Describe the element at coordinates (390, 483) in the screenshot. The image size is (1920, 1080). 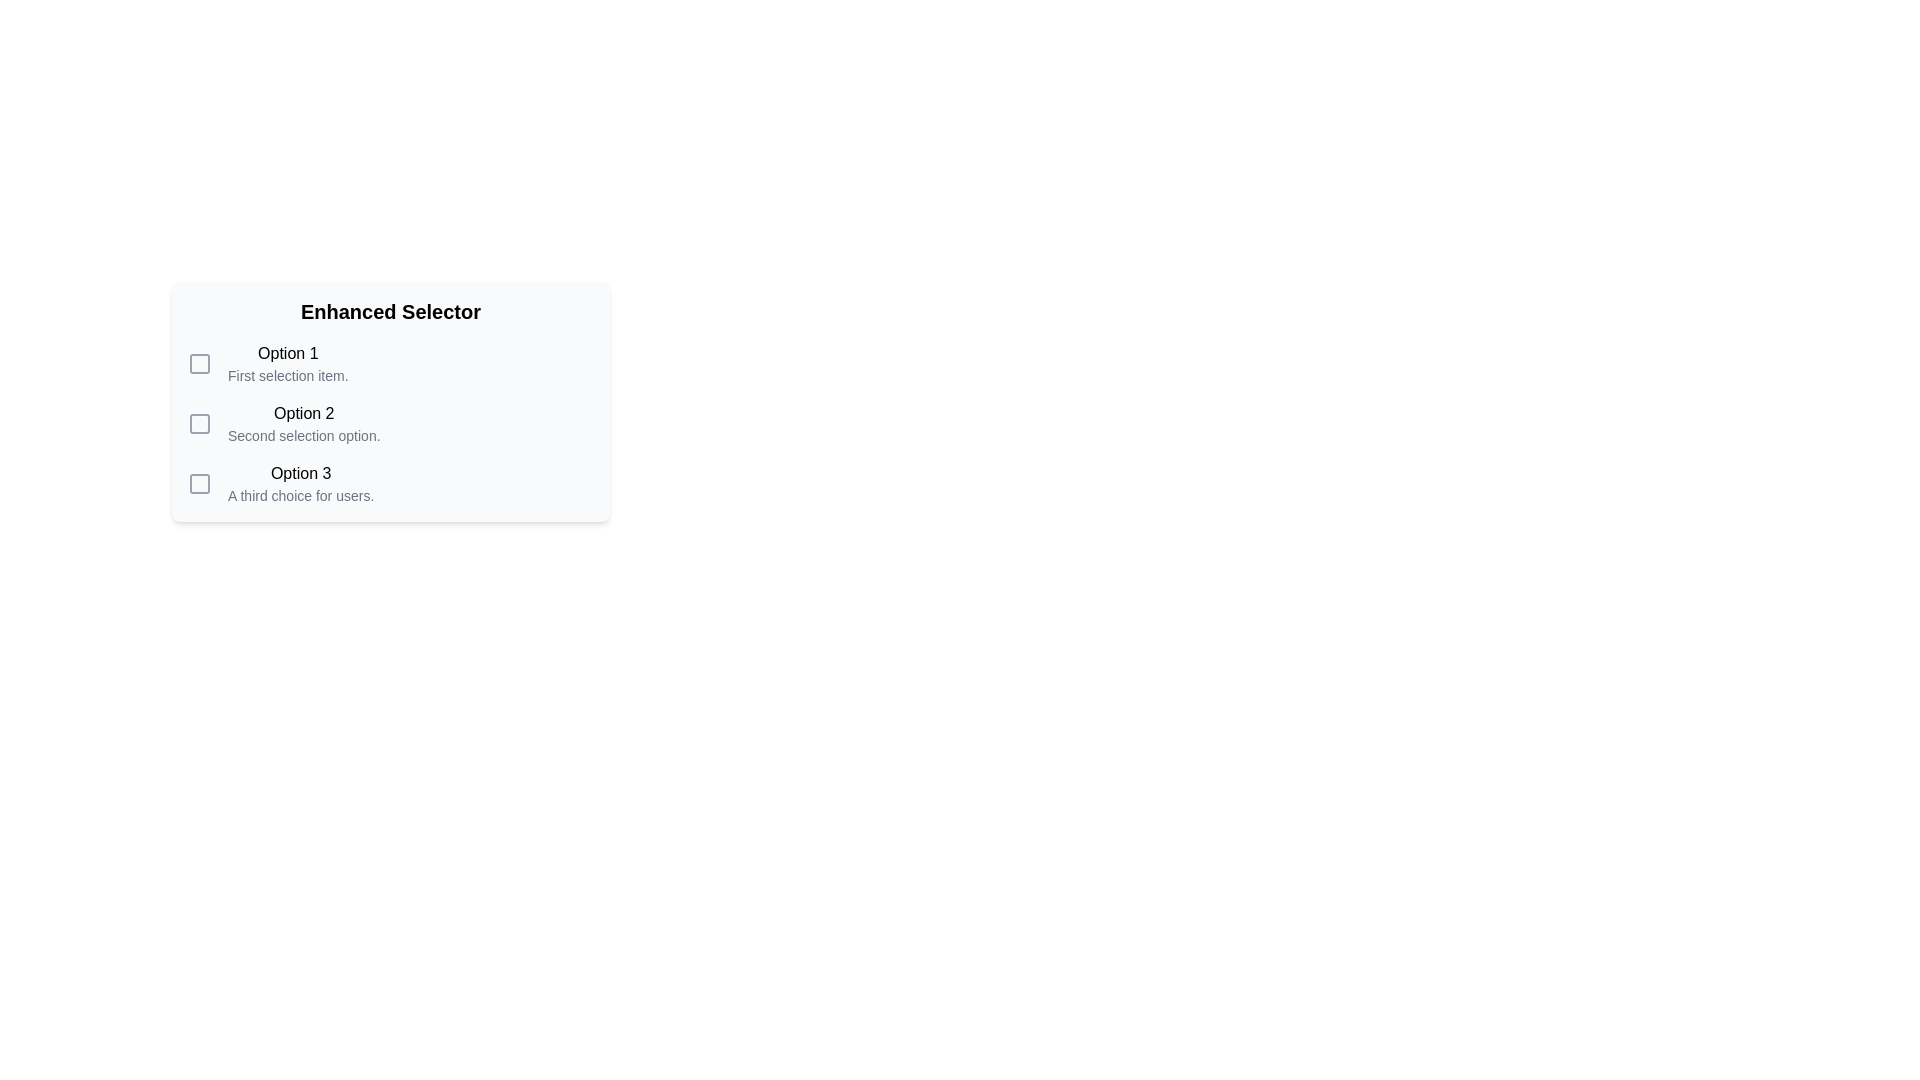
I see `the checkbox located as the third option in a vertical list, below 'Option 2'` at that location.